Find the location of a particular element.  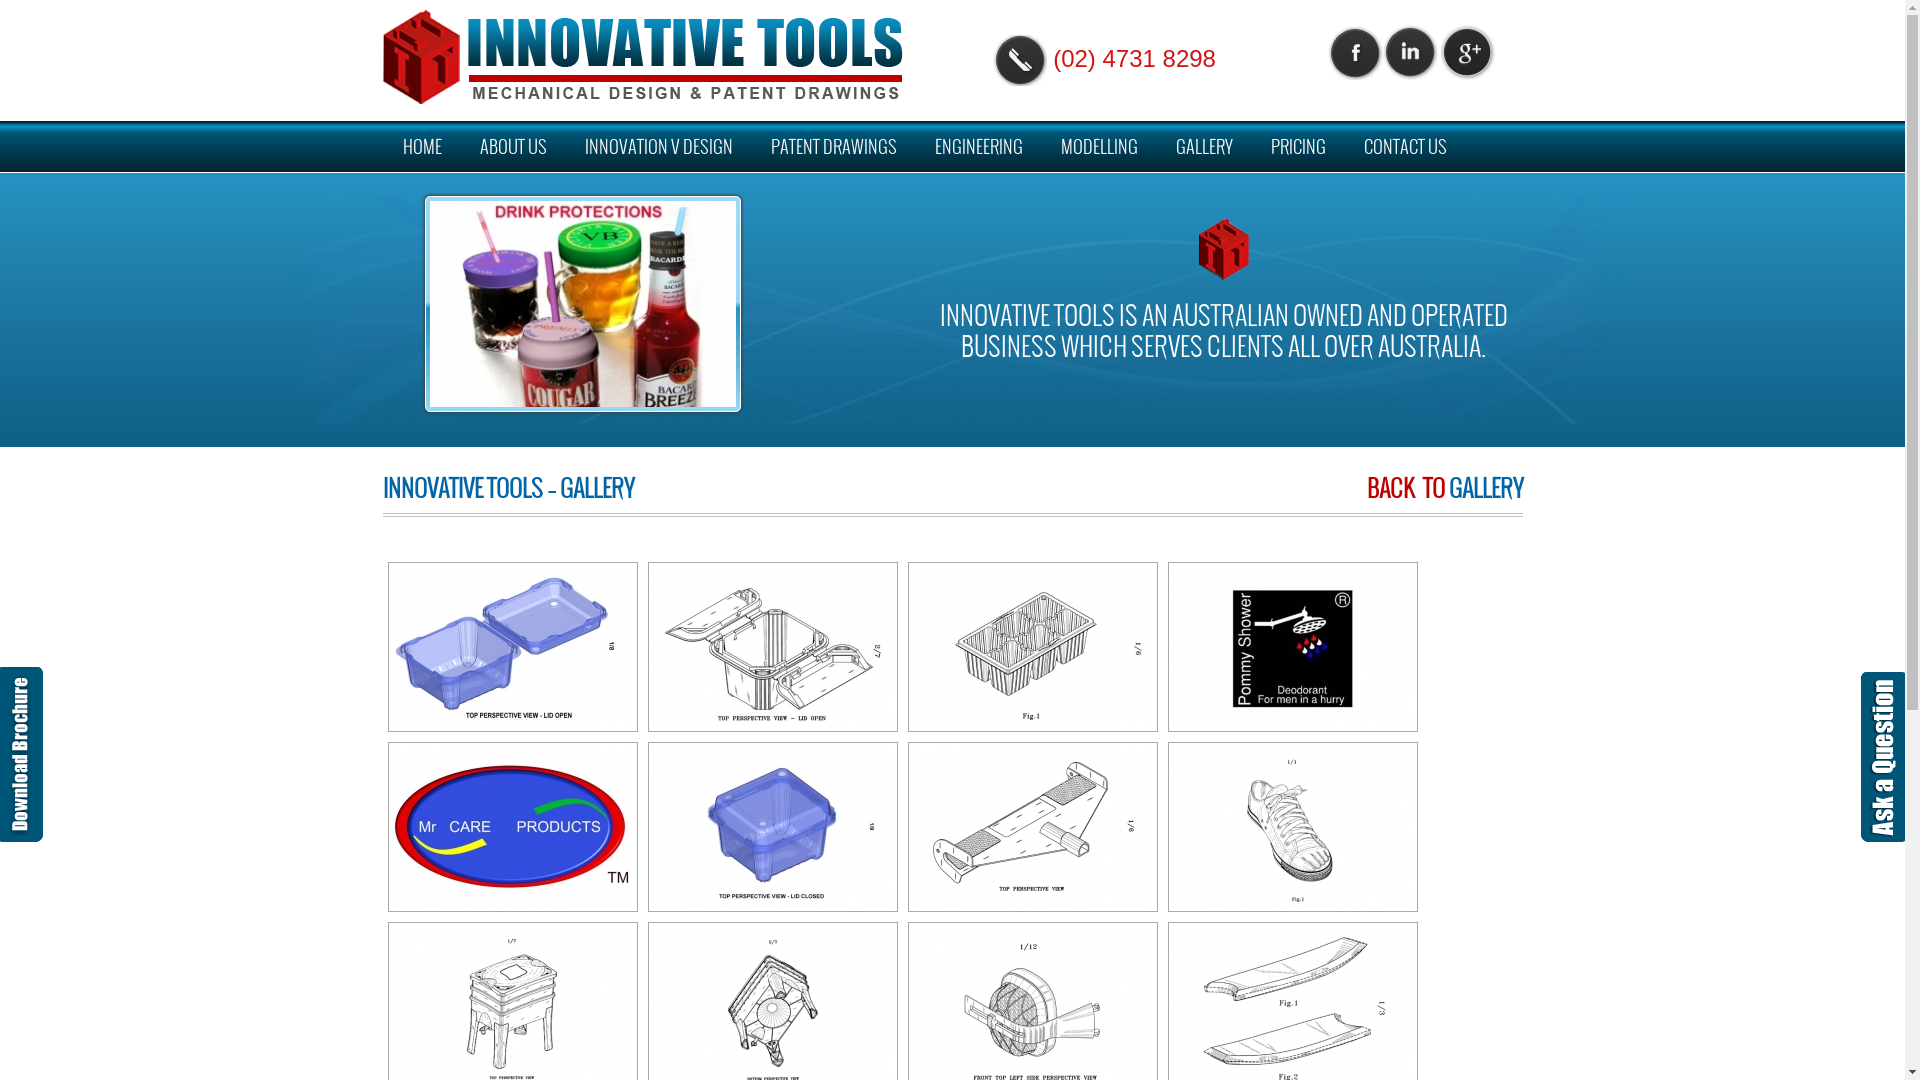

'Facebook' is located at coordinates (1354, 51).